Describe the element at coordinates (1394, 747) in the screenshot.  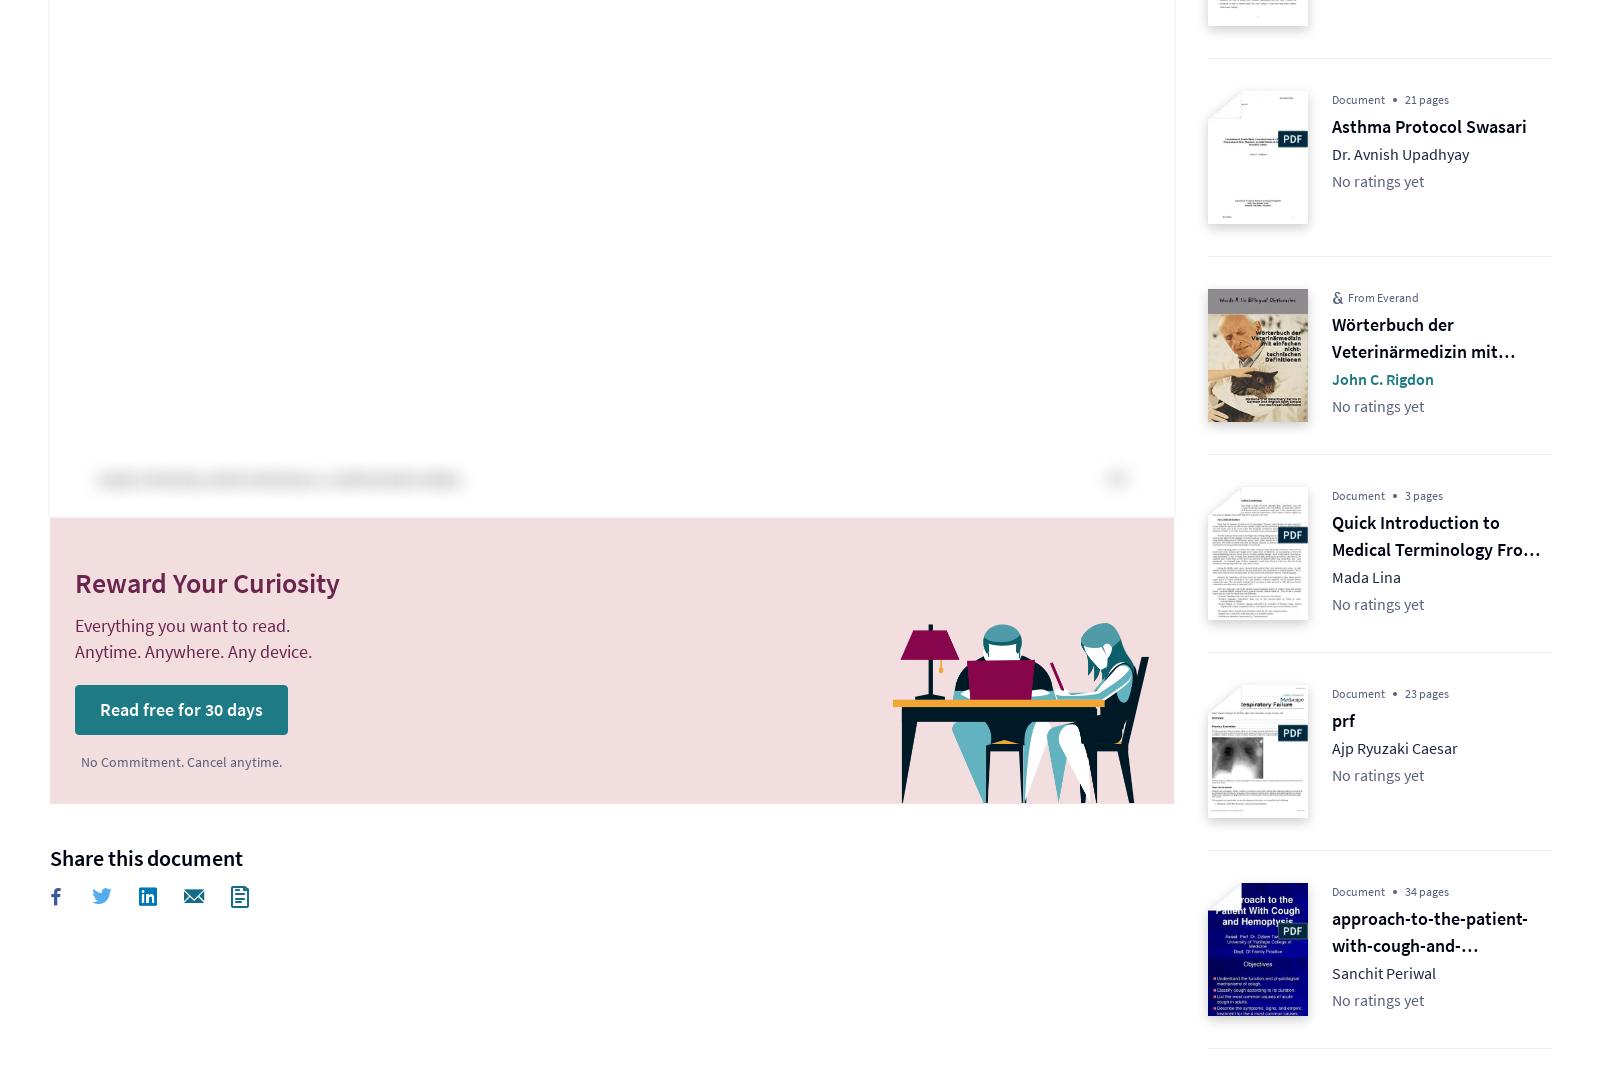
I see `'Ajp Ryuzaki Caesar'` at that location.